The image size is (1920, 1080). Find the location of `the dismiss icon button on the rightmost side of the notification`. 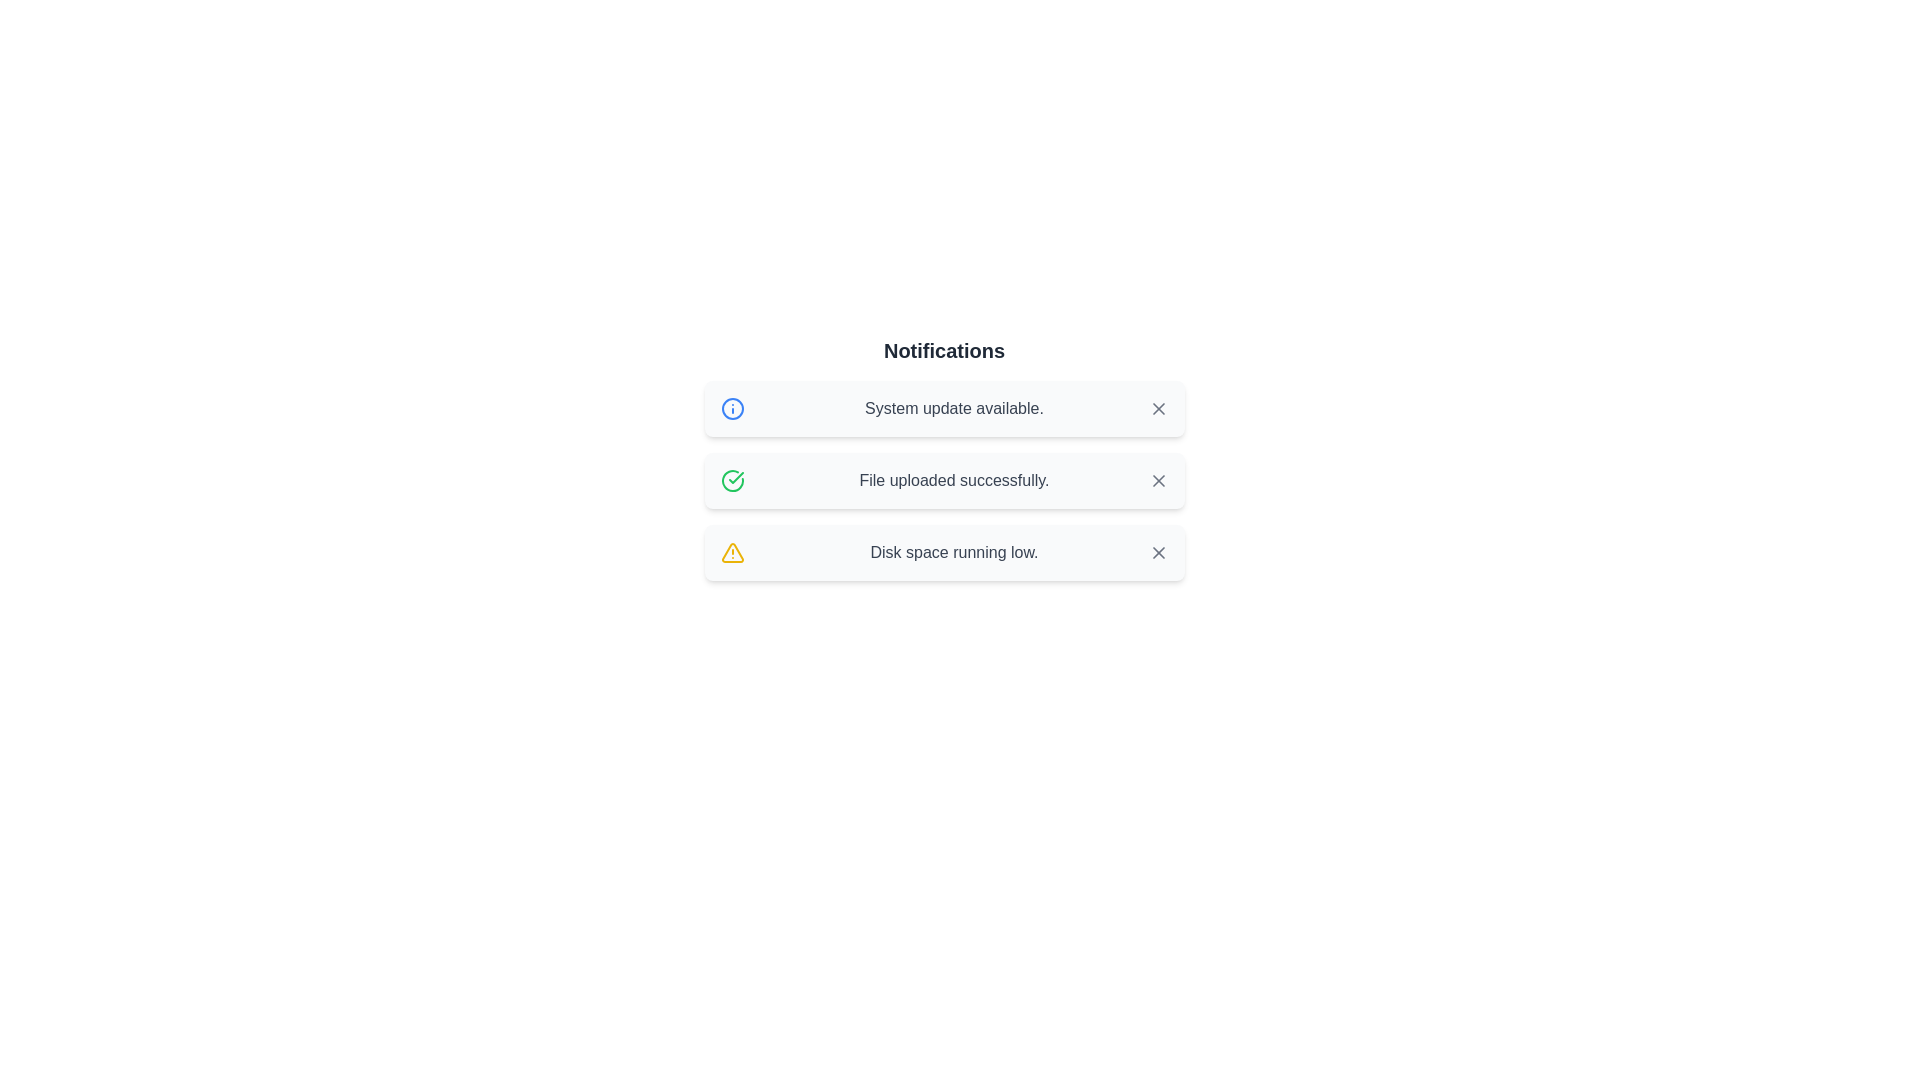

the dismiss icon button on the rightmost side of the notification is located at coordinates (1158, 407).